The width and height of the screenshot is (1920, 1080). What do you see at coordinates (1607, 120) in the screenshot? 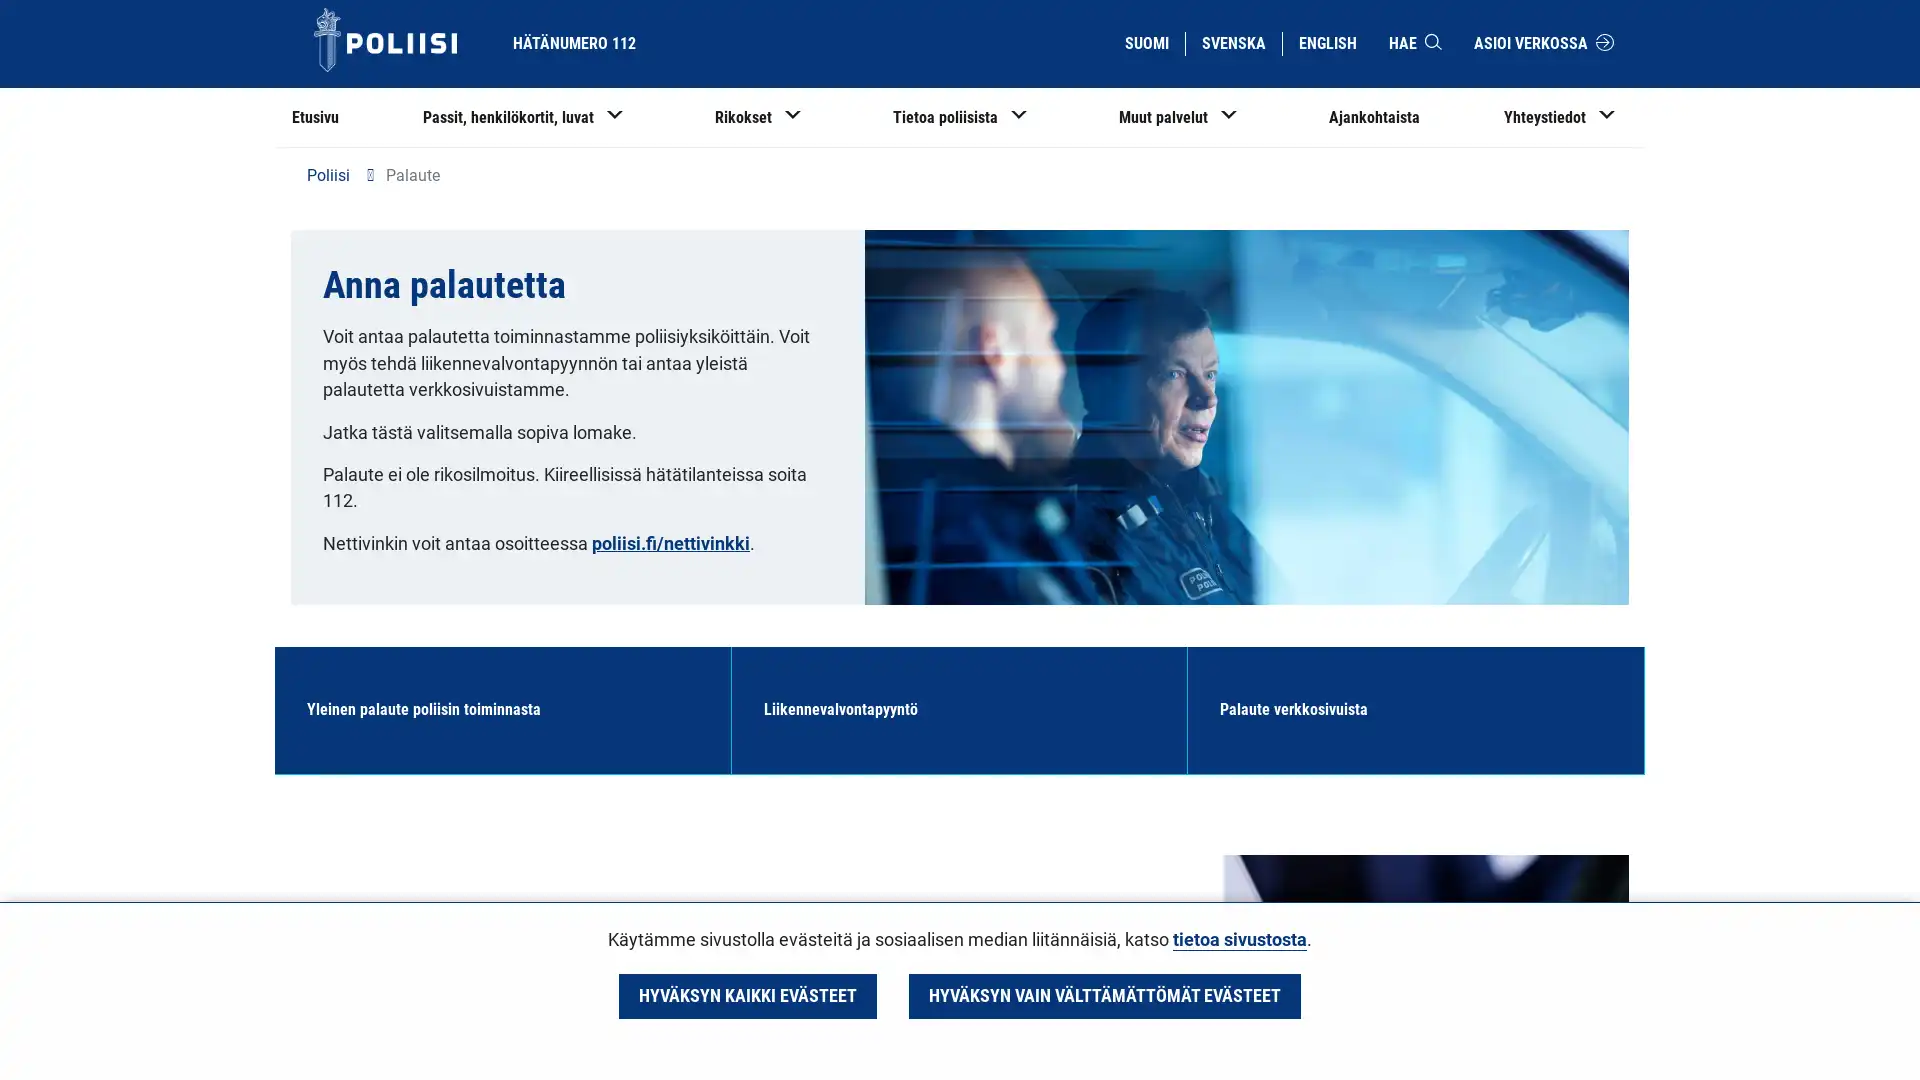
I see `Yhteystiedot -osion alavalikko` at bounding box center [1607, 120].